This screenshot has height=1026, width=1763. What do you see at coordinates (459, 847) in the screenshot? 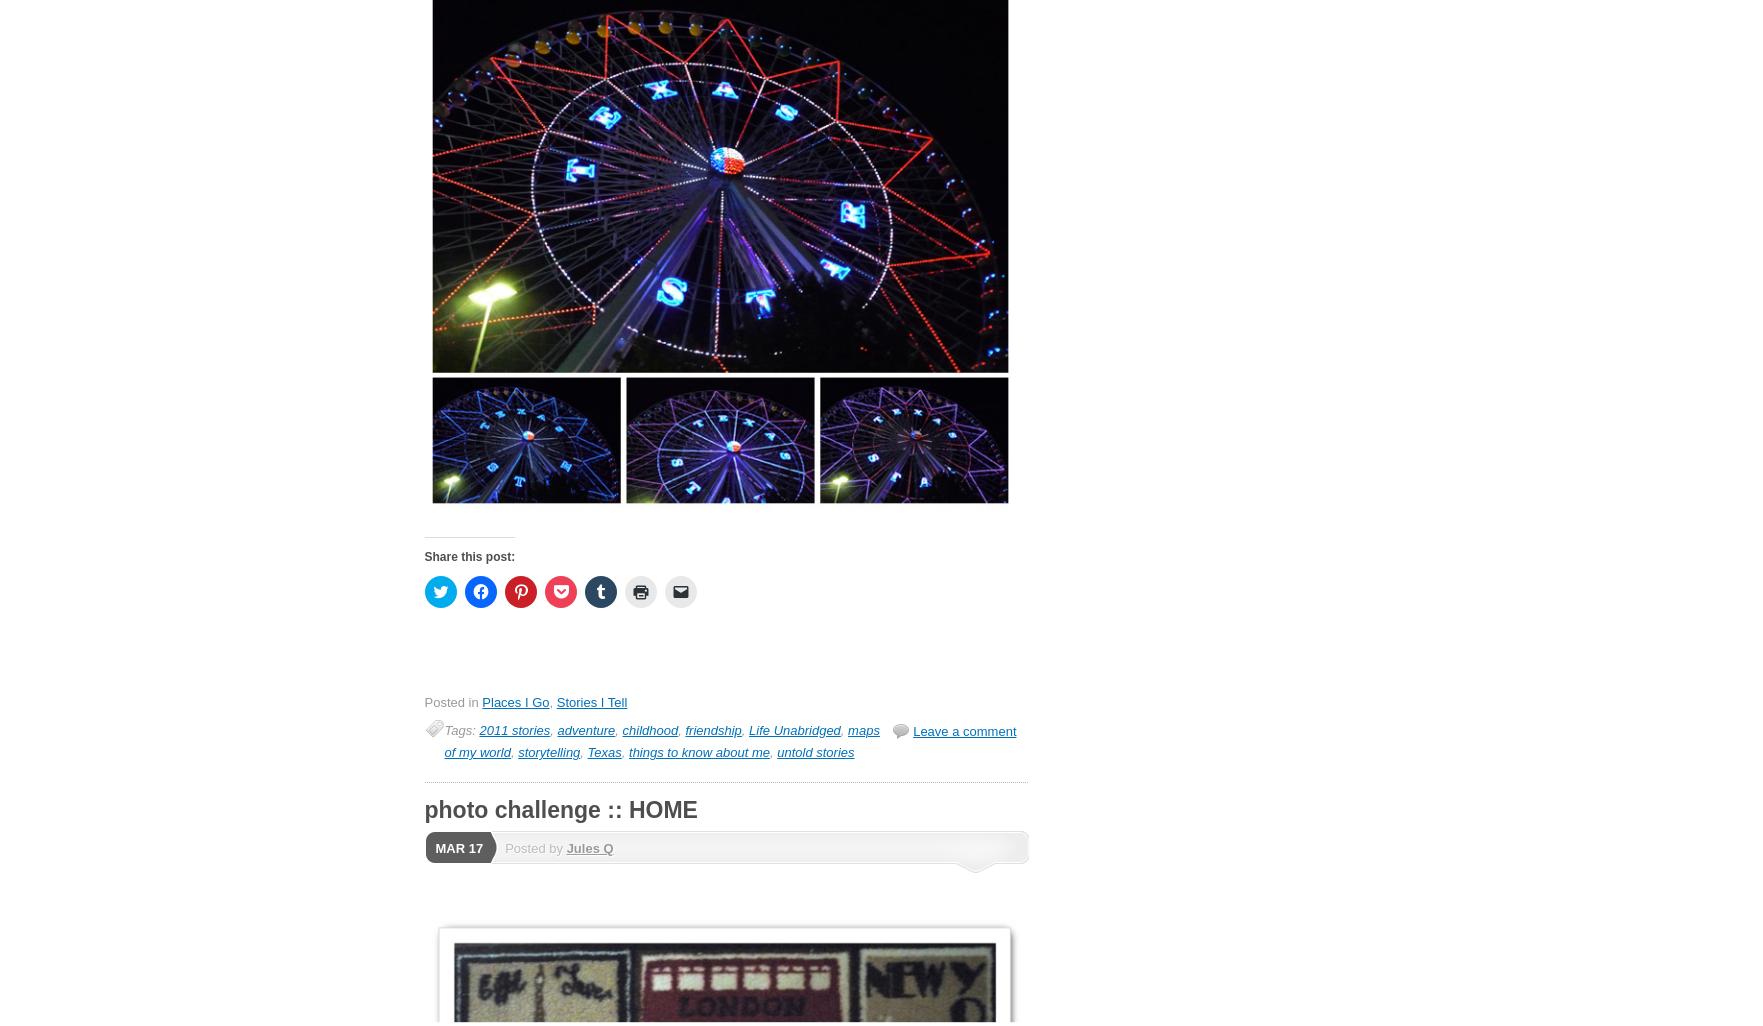
I see `'Mar 17'` at bounding box center [459, 847].